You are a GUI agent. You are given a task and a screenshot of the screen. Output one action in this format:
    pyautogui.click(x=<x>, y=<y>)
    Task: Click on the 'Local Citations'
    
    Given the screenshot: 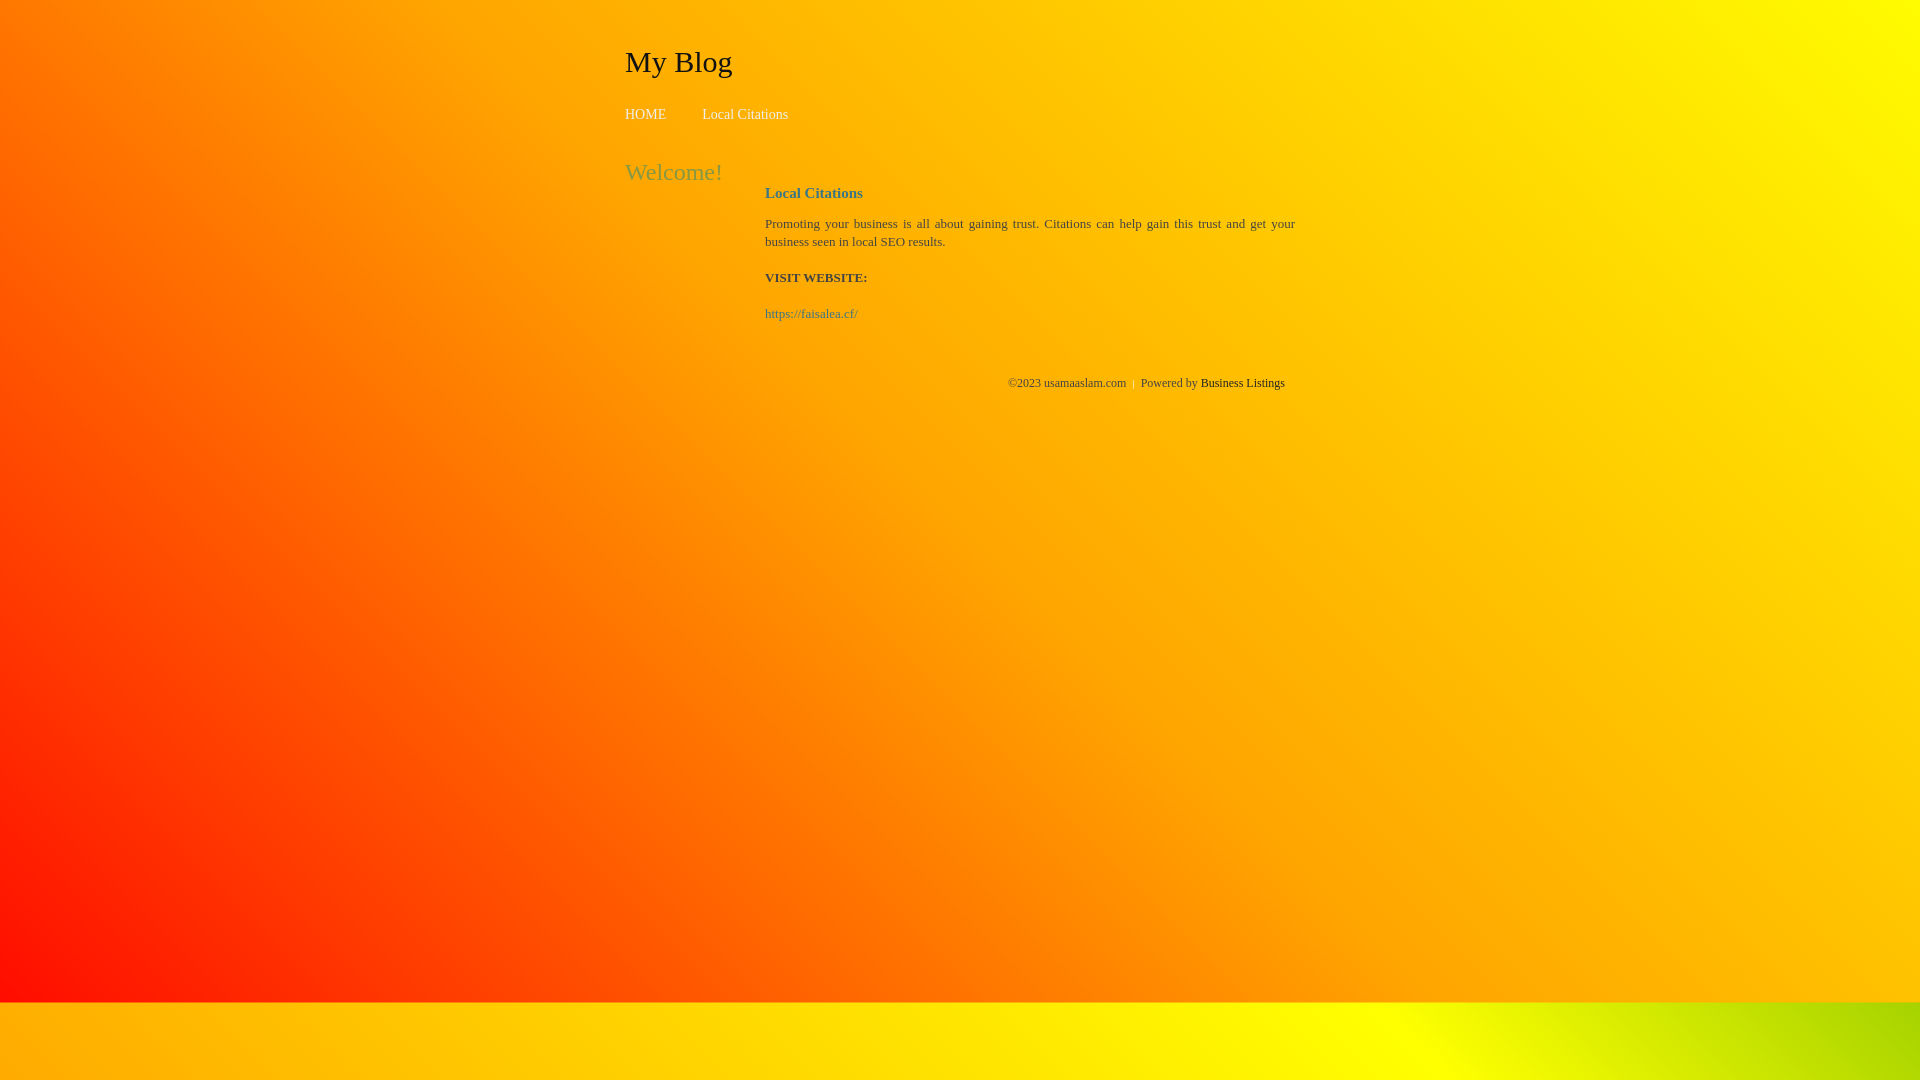 What is the action you would take?
    pyautogui.click(x=743, y=114)
    